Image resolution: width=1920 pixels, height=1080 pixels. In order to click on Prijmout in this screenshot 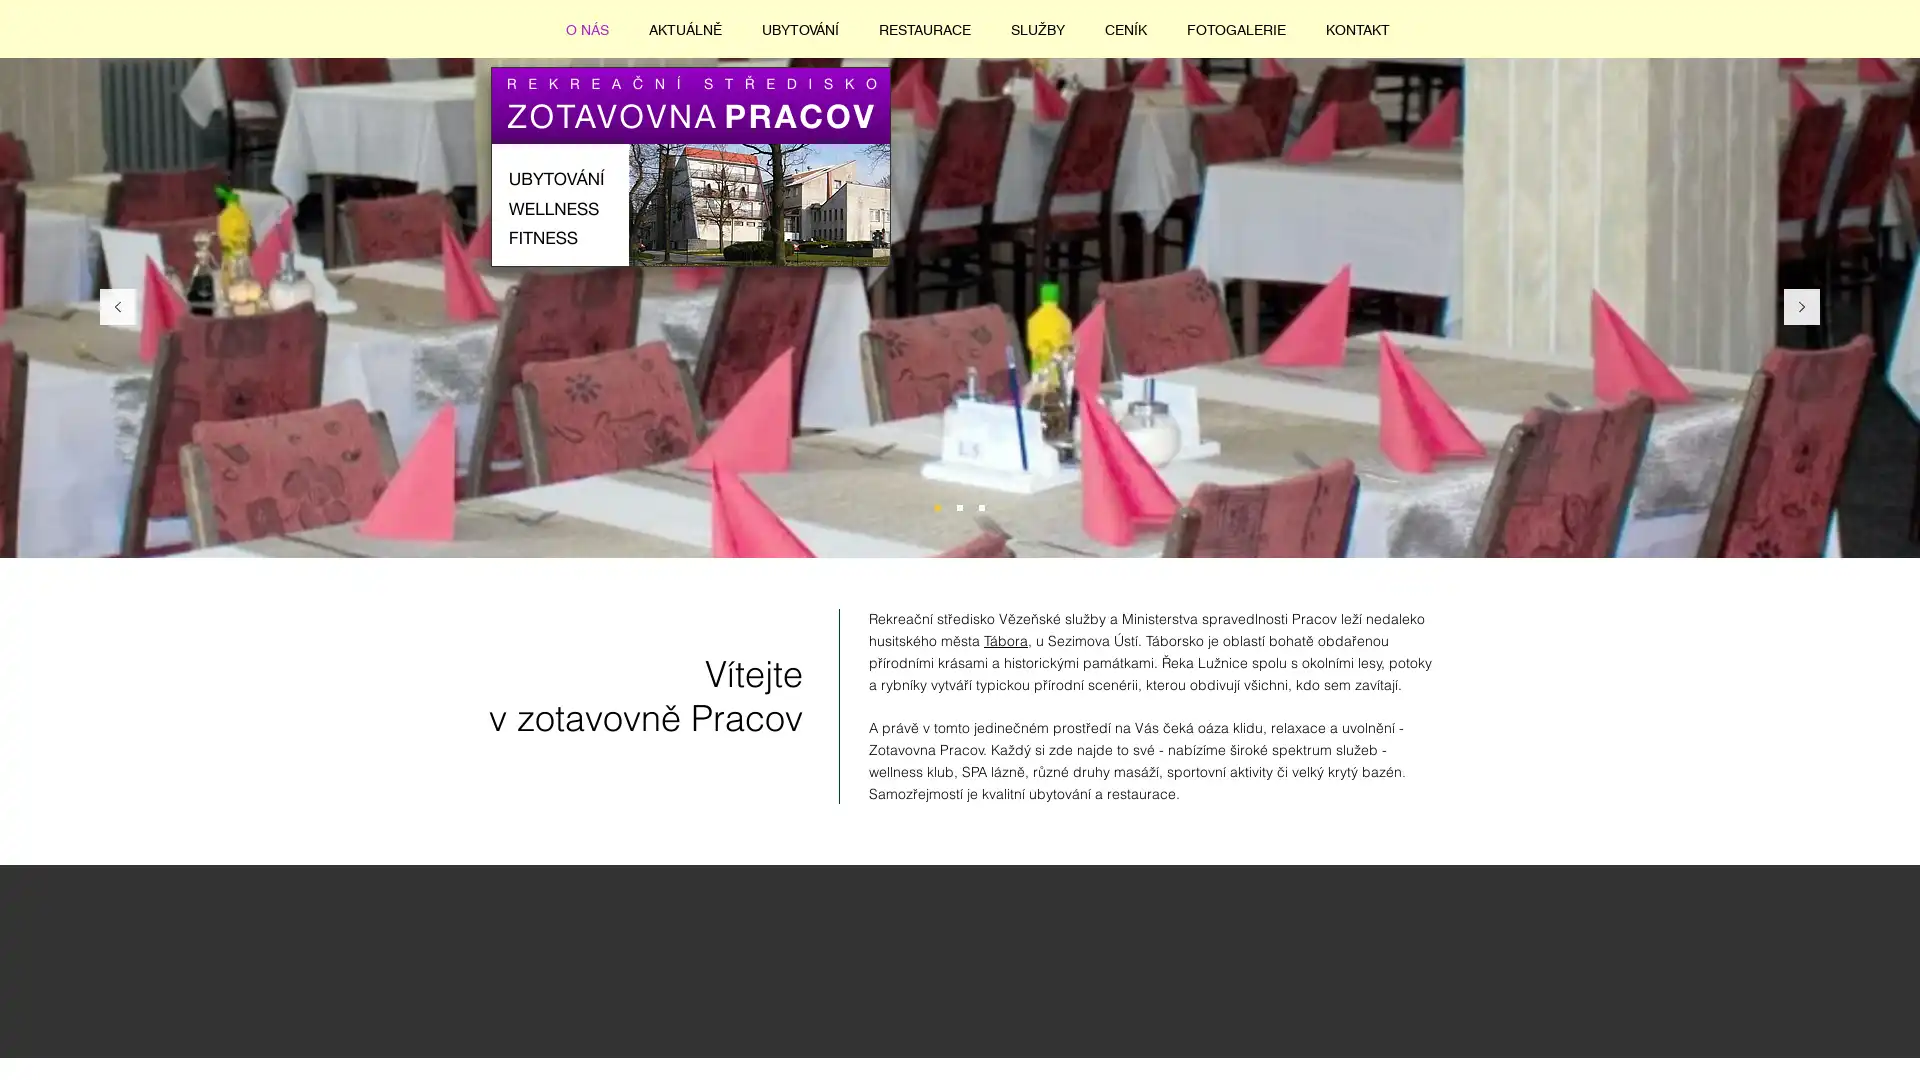, I will do `click(1825, 1044)`.